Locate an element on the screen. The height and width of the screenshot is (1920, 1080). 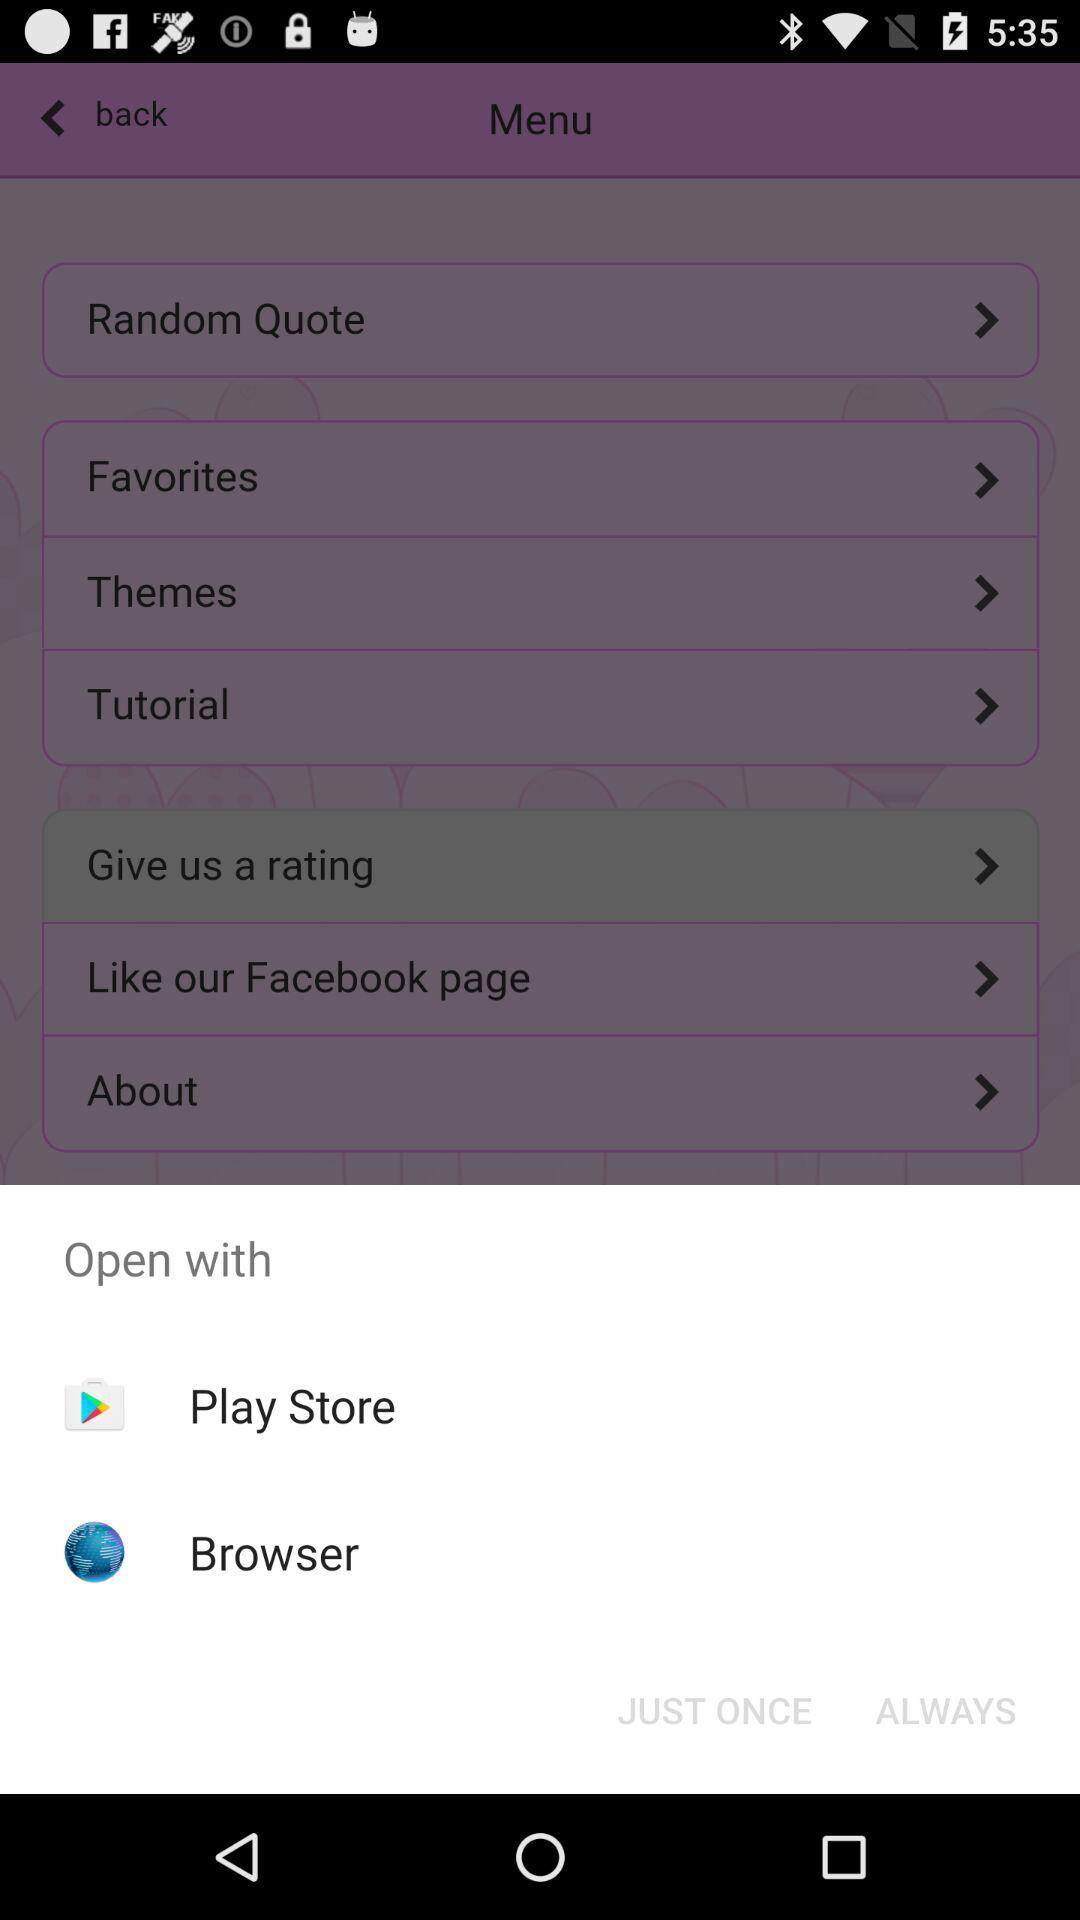
the button to the left of always item is located at coordinates (713, 1708).